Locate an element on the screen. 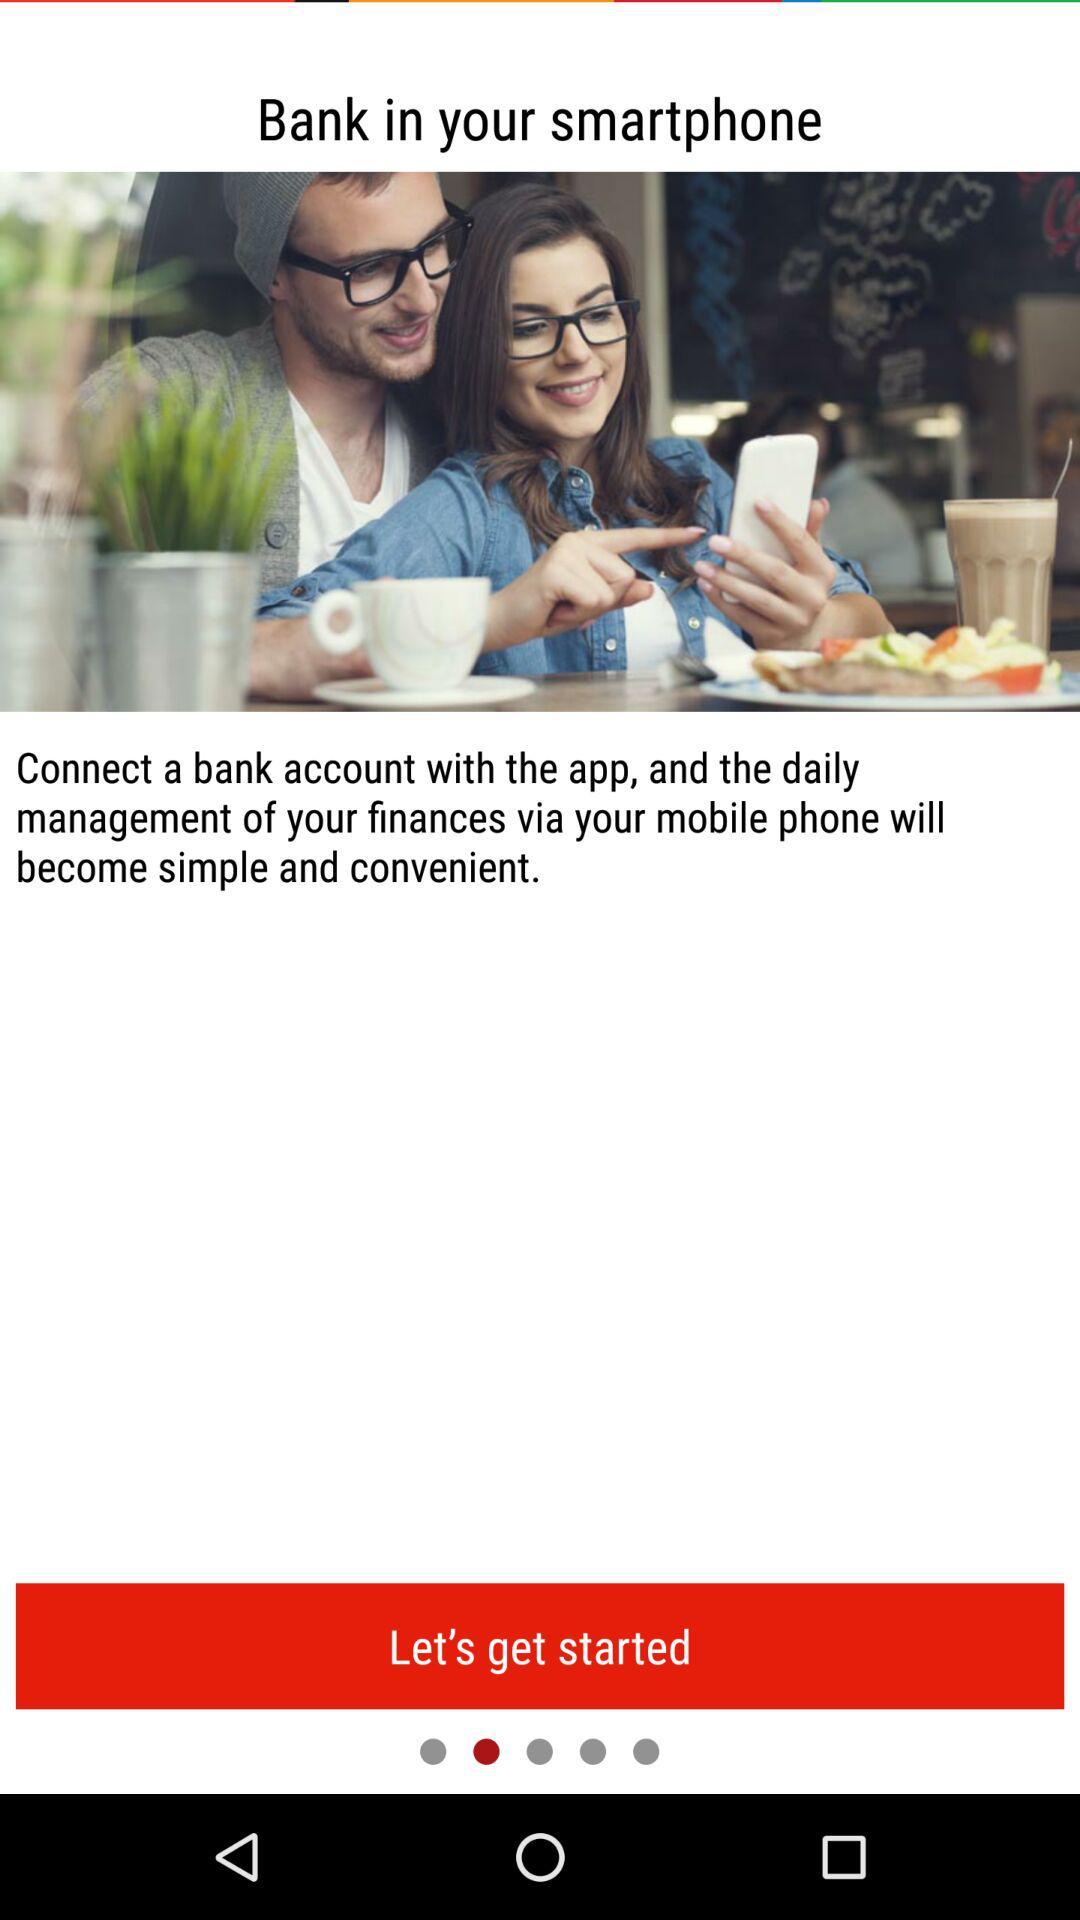  the let s get item is located at coordinates (540, 1646).